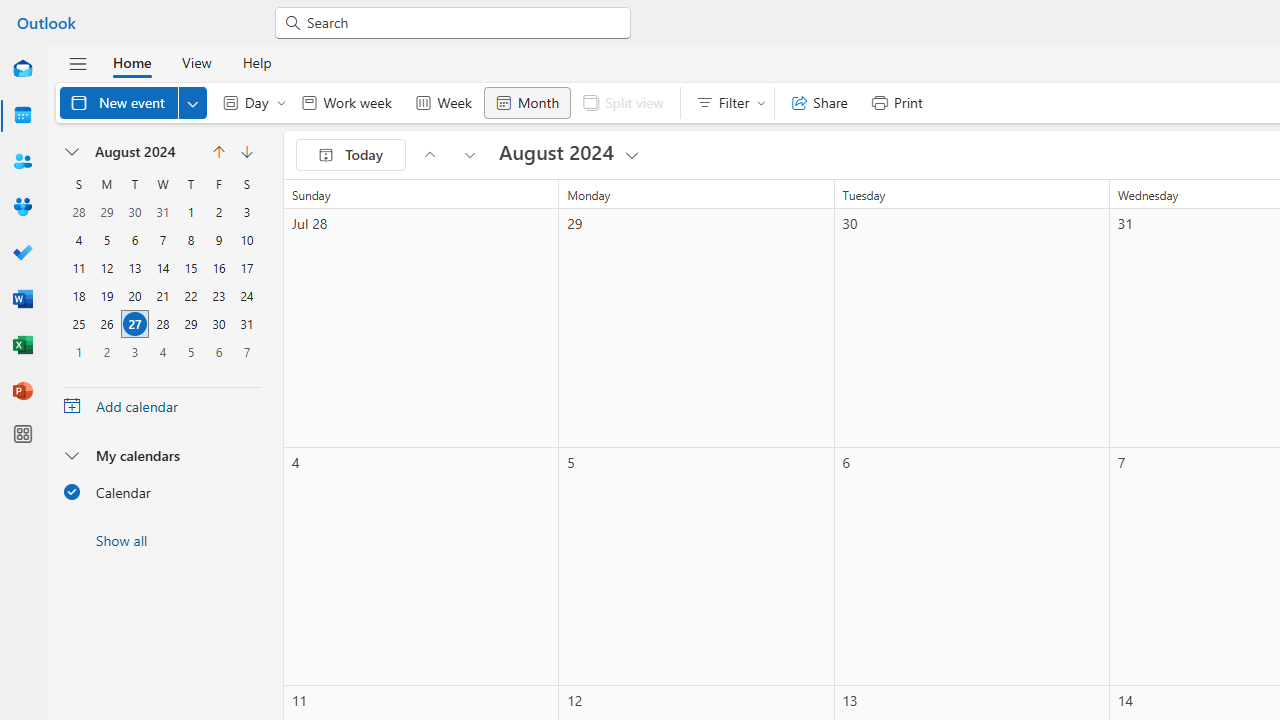 This screenshot has width=1280, height=720. I want to click on 'System', so click(10, 11).